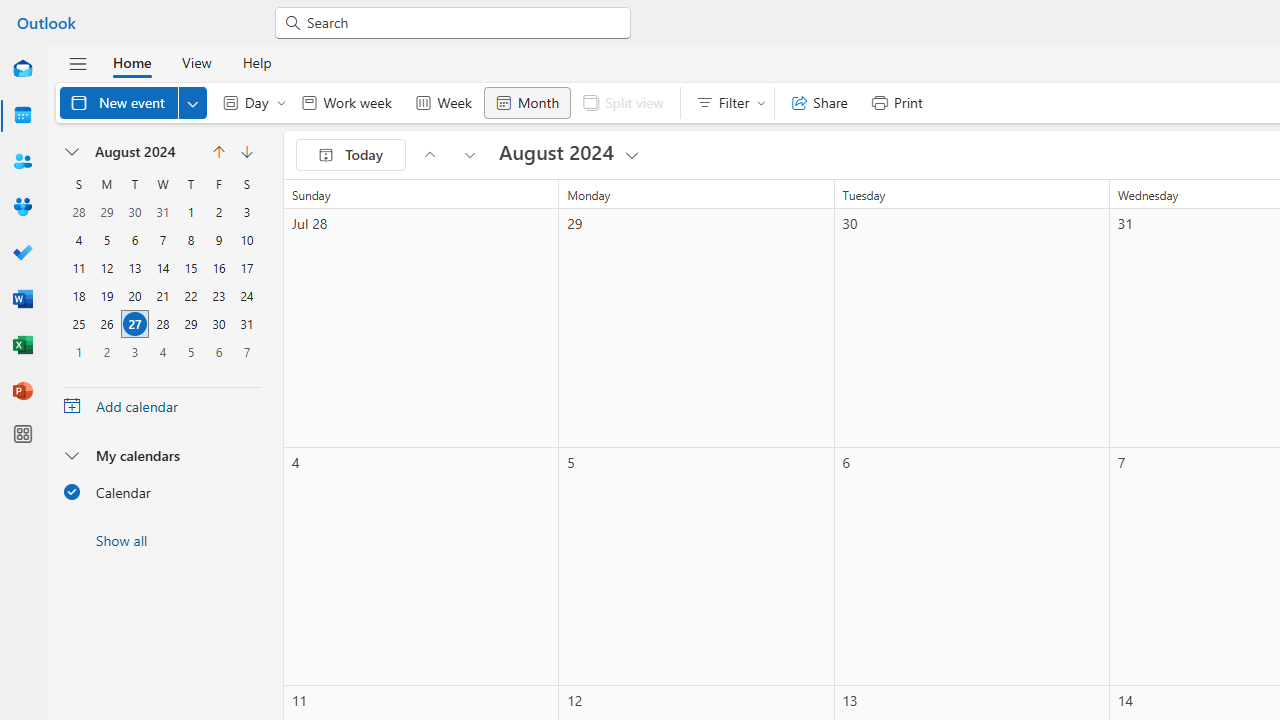 This screenshot has width=1280, height=720. I want to click on 'System', so click(10, 11).